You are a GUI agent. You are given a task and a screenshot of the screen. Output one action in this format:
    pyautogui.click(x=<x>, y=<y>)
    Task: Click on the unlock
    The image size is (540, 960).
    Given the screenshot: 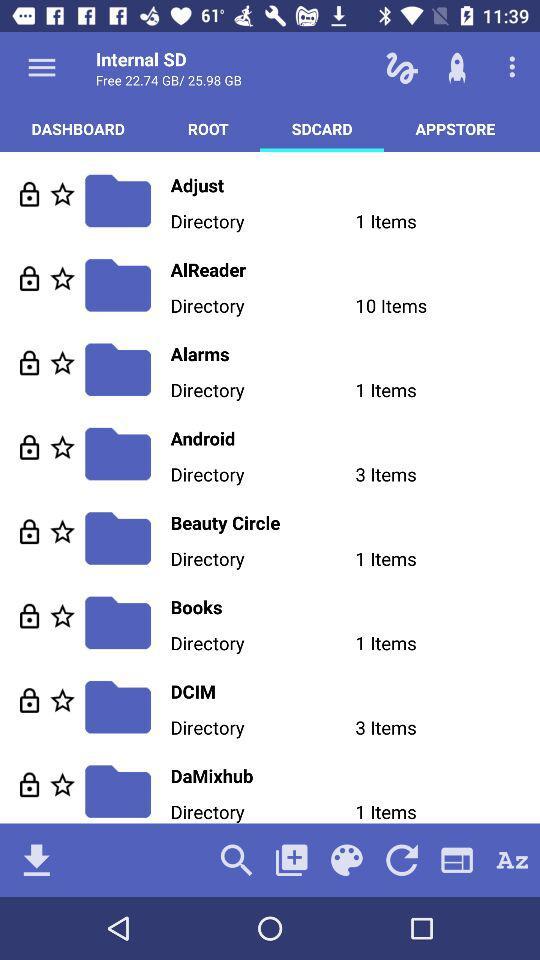 What is the action you would take?
    pyautogui.click(x=28, y=700)
    